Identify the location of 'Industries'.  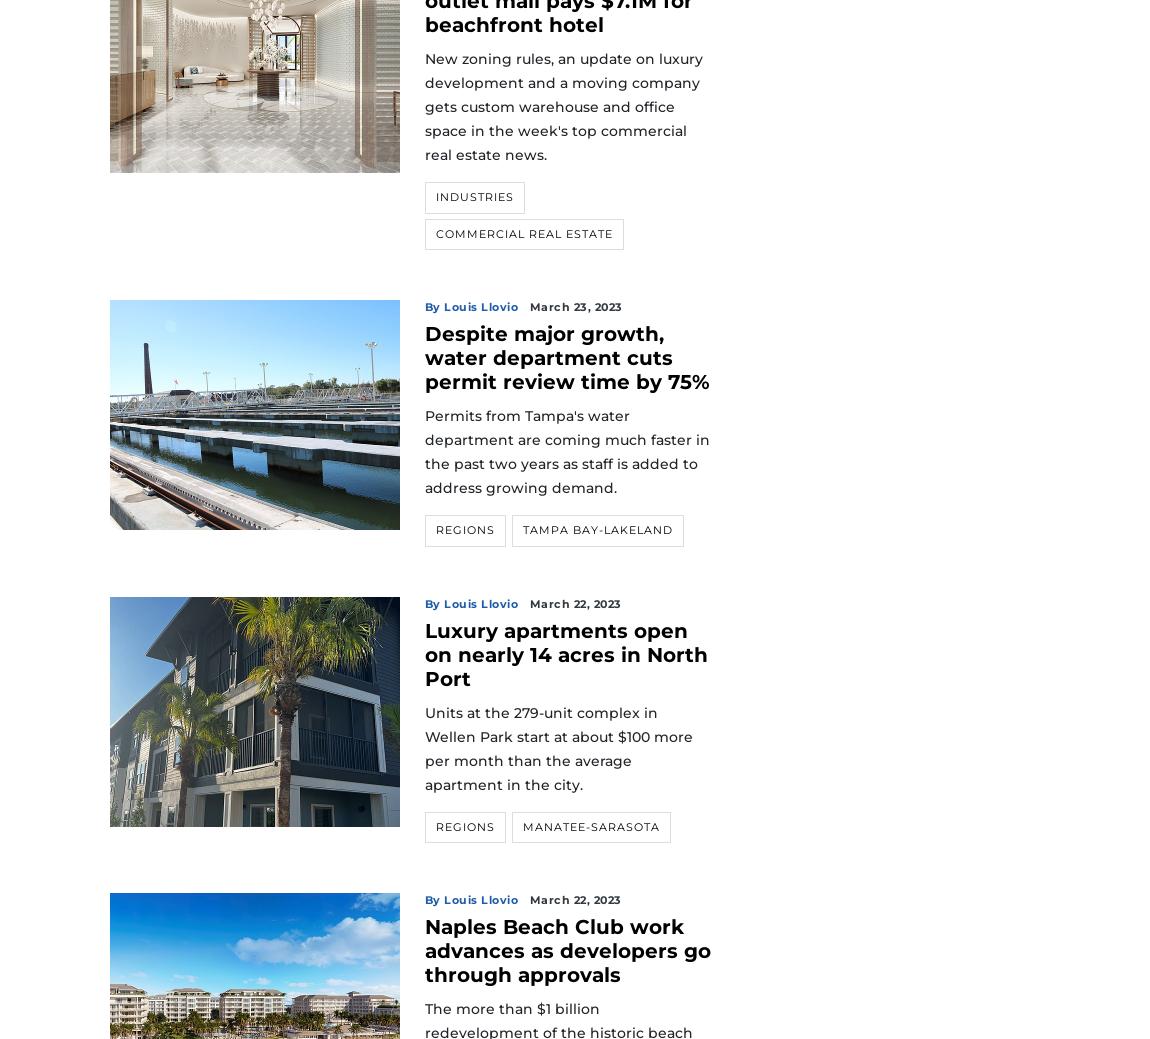
(474, 196).